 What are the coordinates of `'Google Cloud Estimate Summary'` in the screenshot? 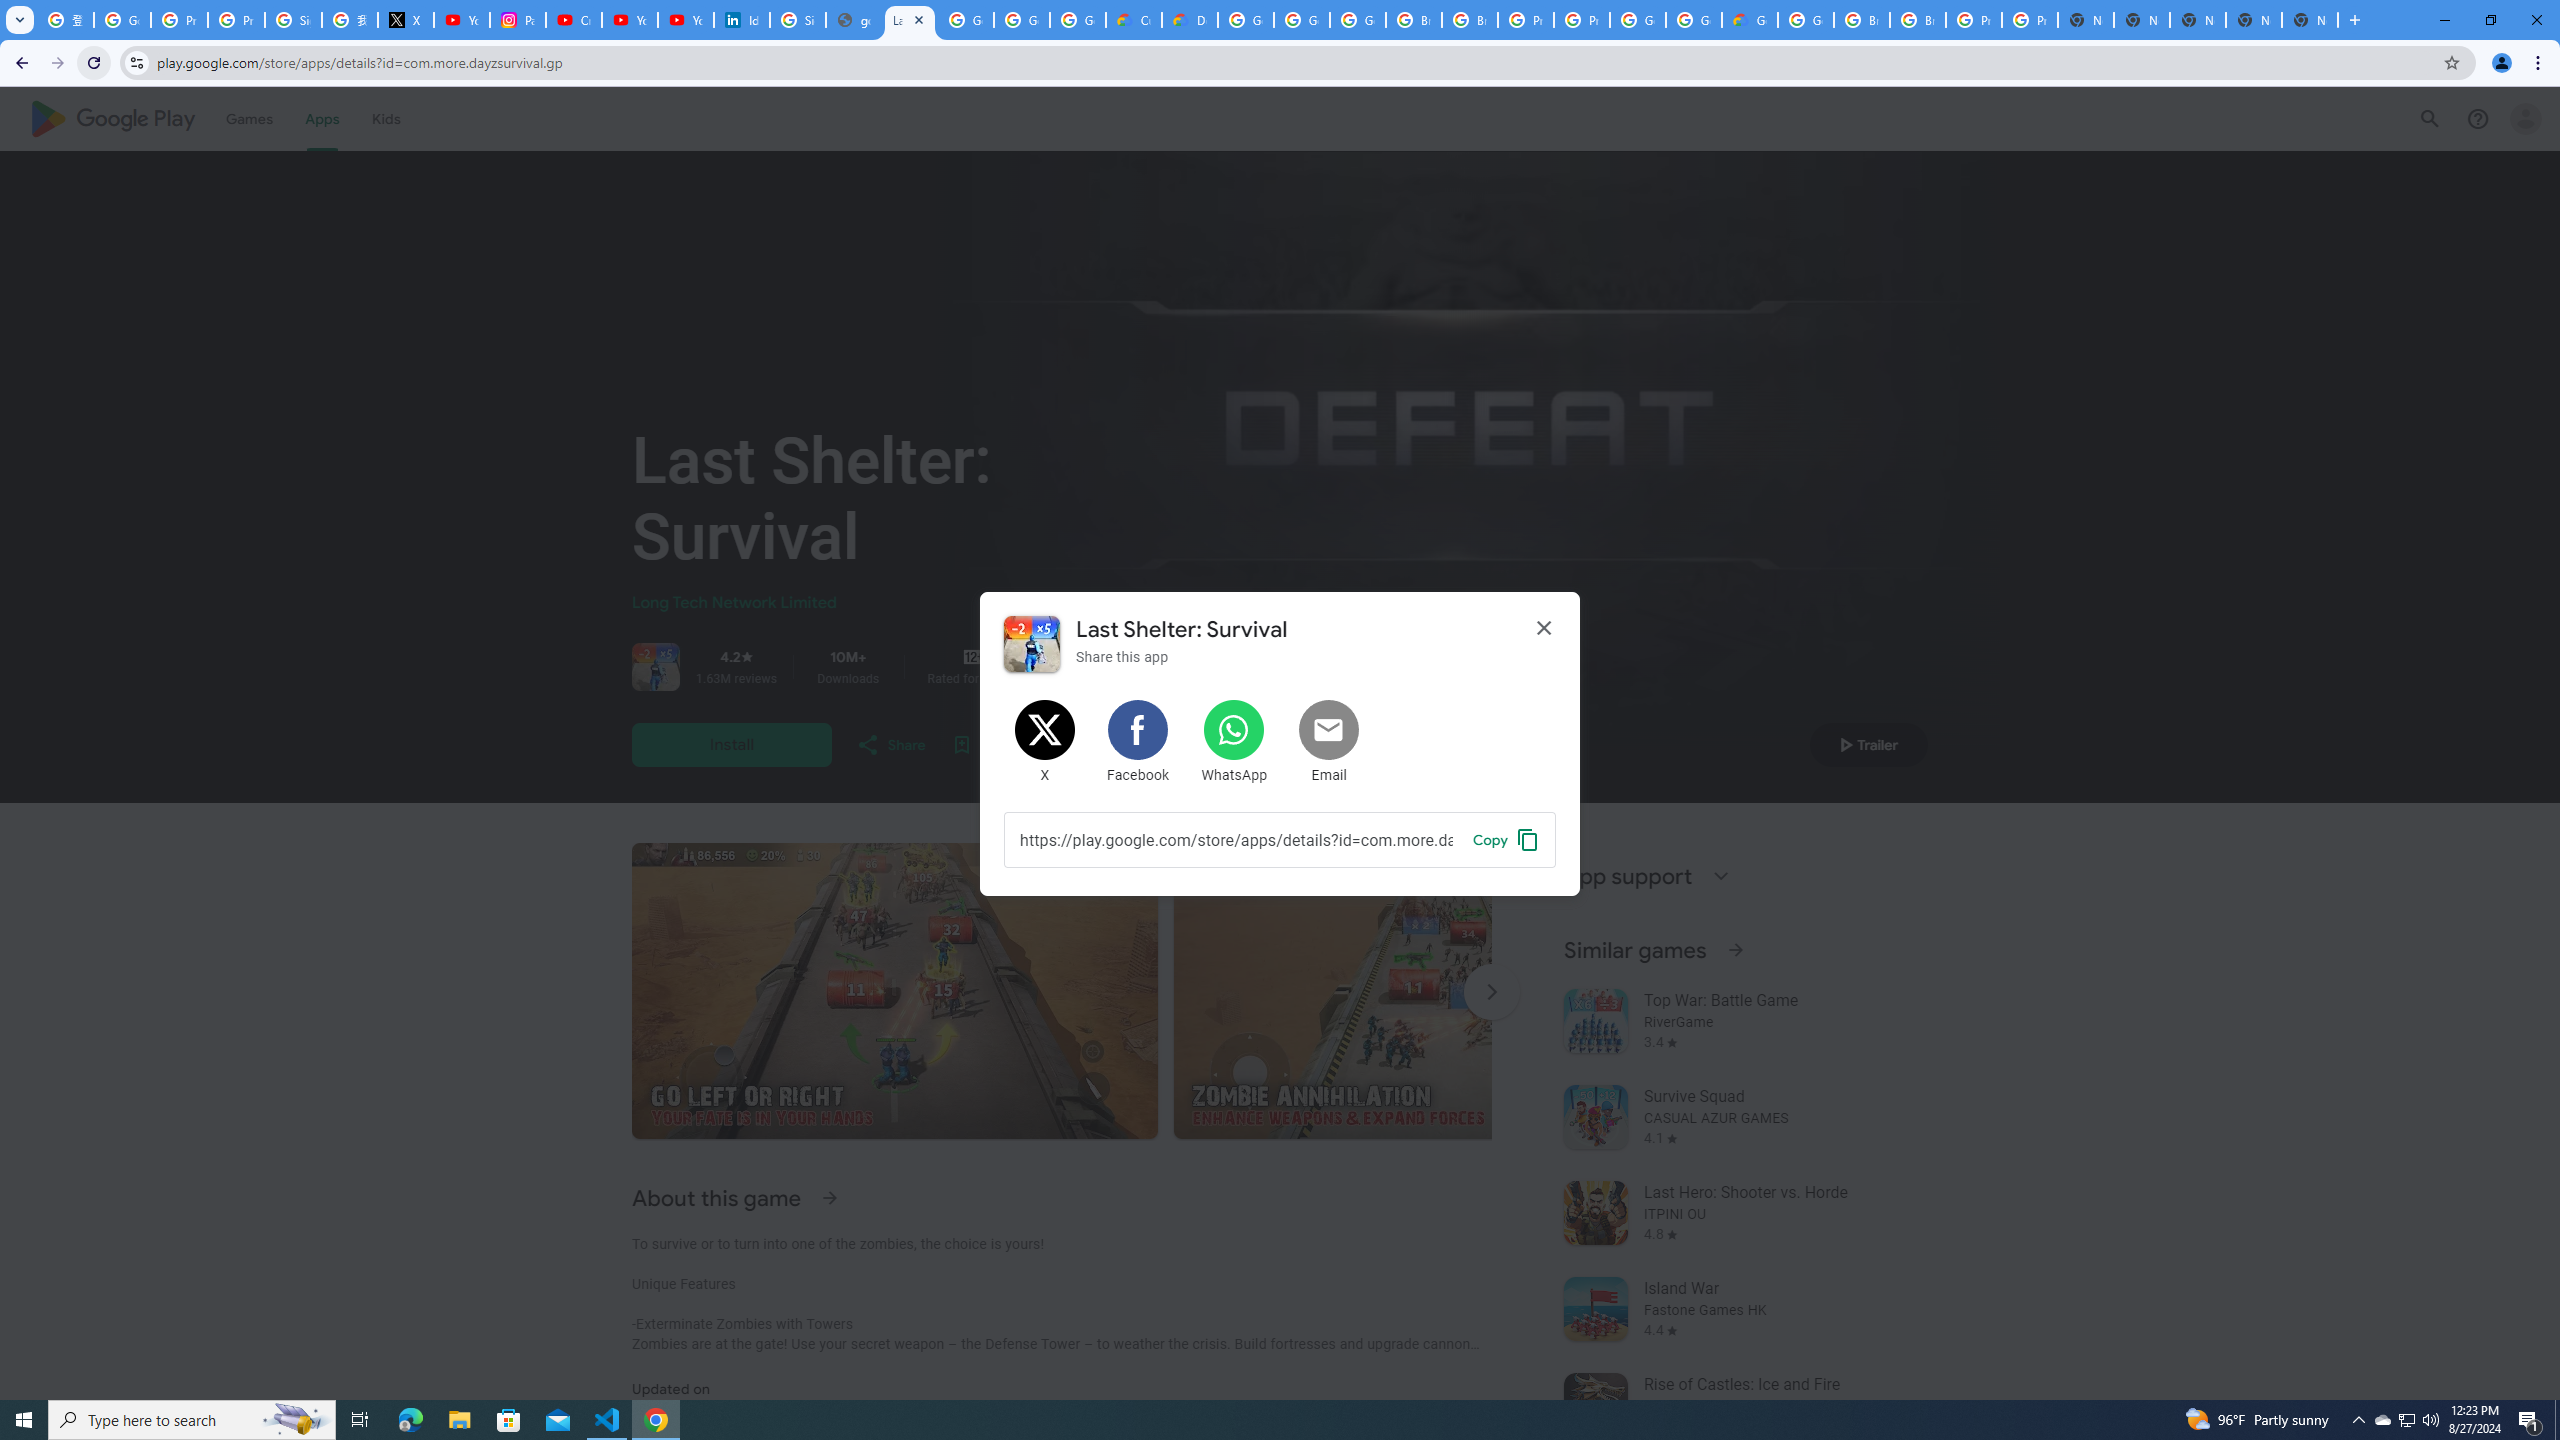 It's located at (1748, 19).